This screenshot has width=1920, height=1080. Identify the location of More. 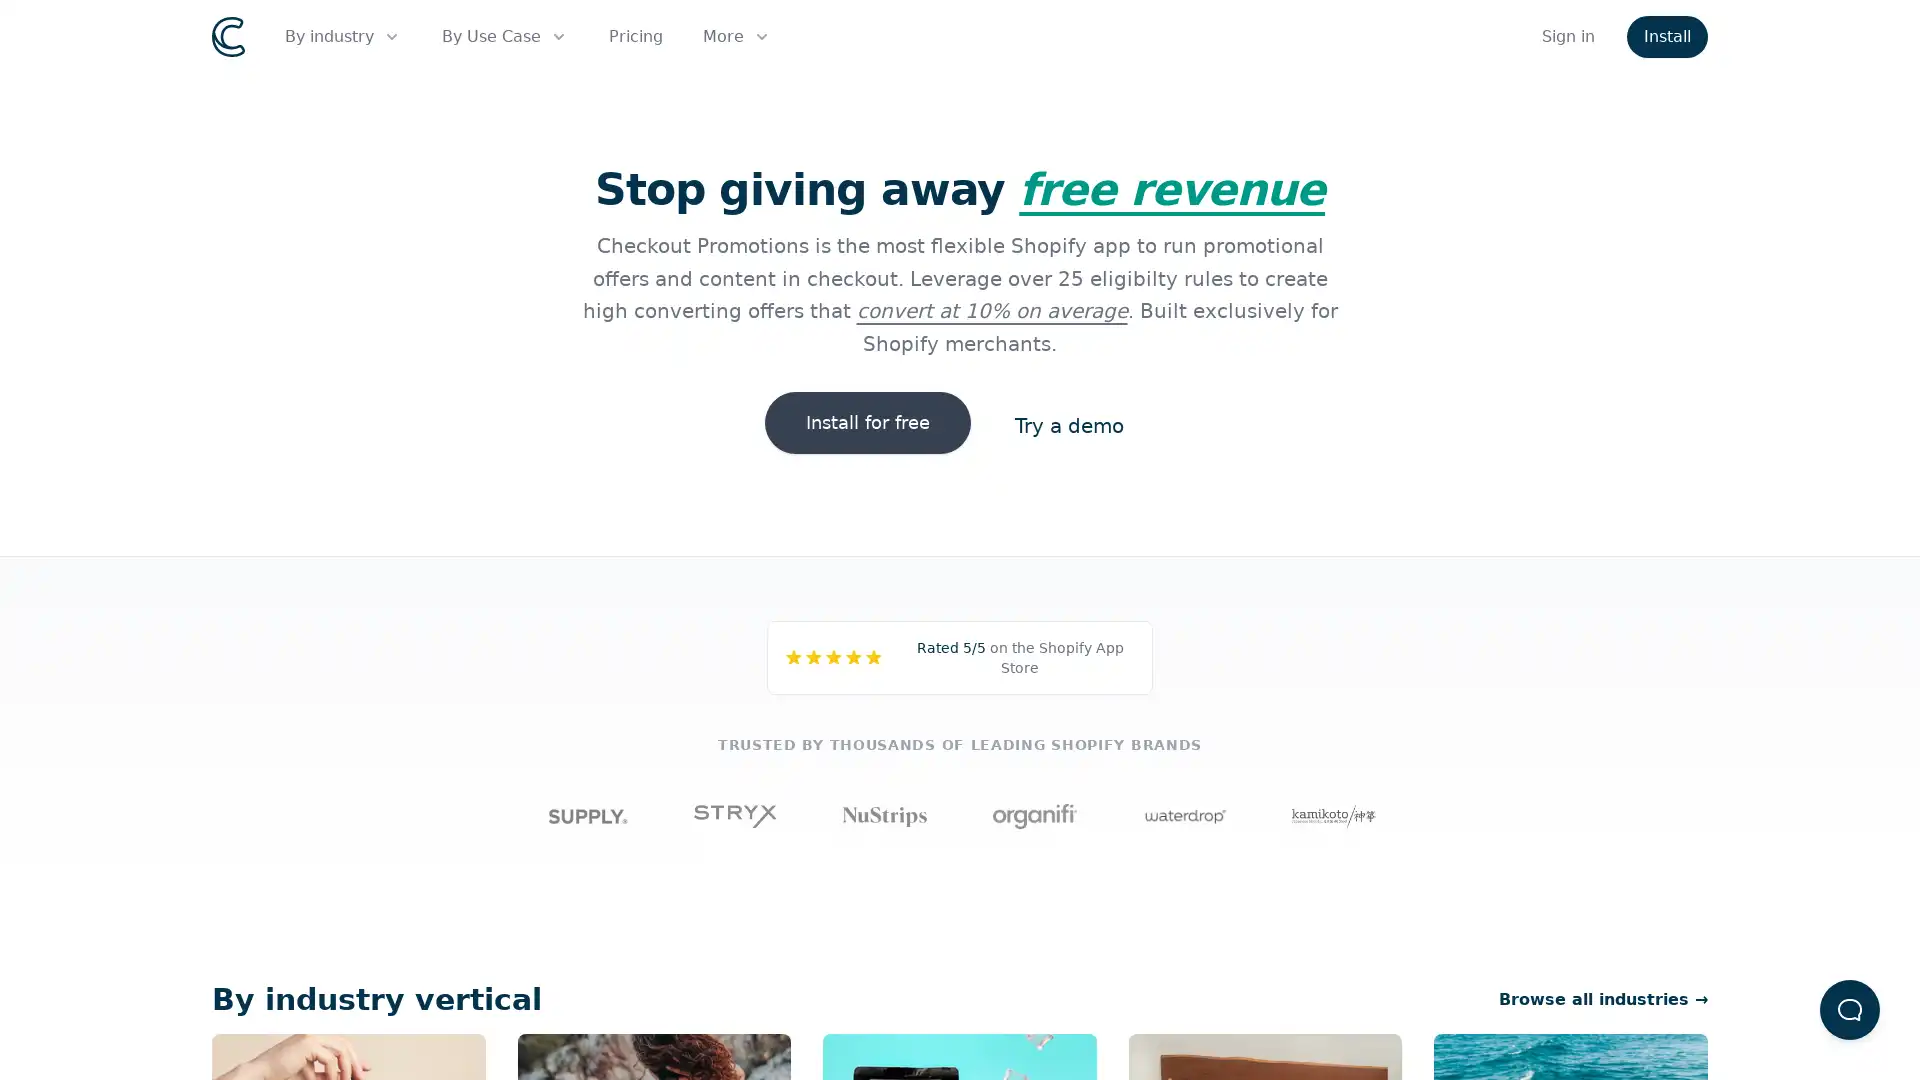
(736, 37).